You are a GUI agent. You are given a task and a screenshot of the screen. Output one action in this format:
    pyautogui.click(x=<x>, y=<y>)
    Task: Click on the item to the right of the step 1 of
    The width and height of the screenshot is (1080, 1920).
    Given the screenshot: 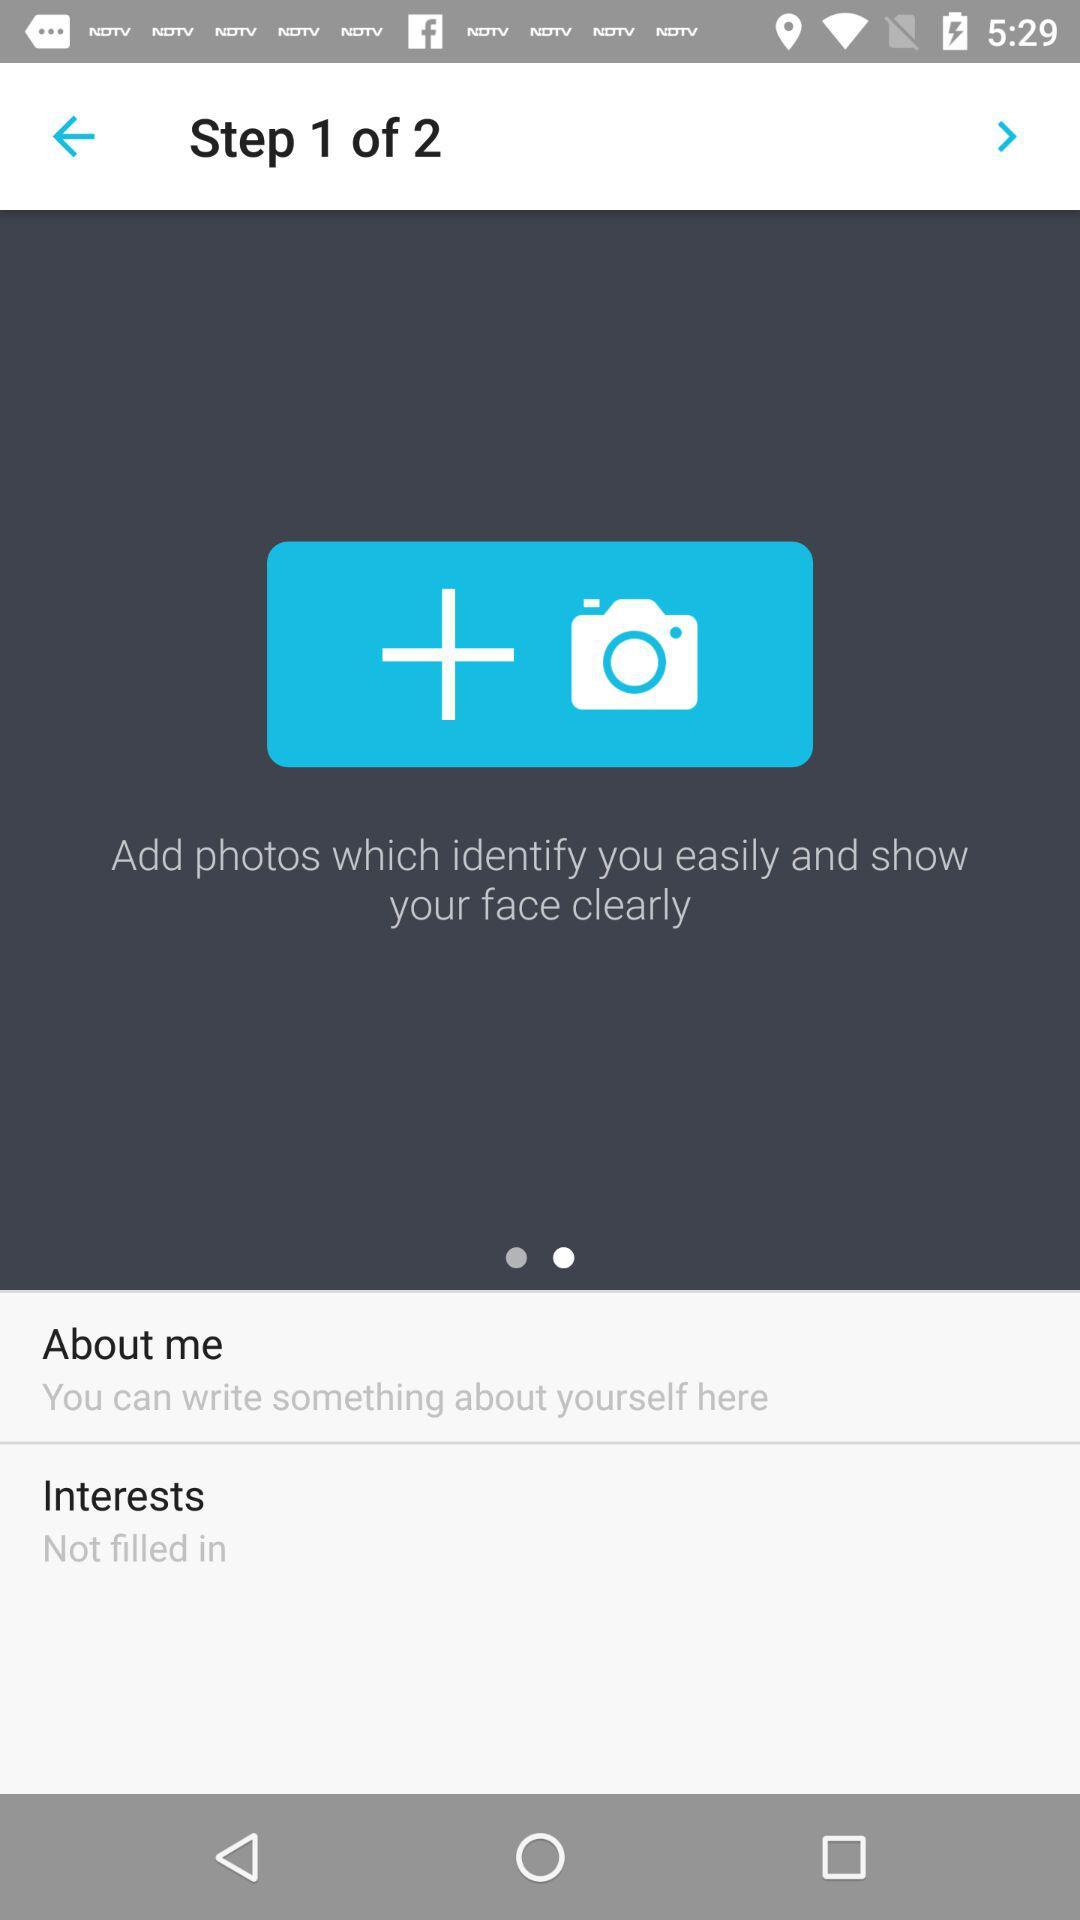 What is the action you would take?
    pyautogui.click(x=1006, y=135)
    